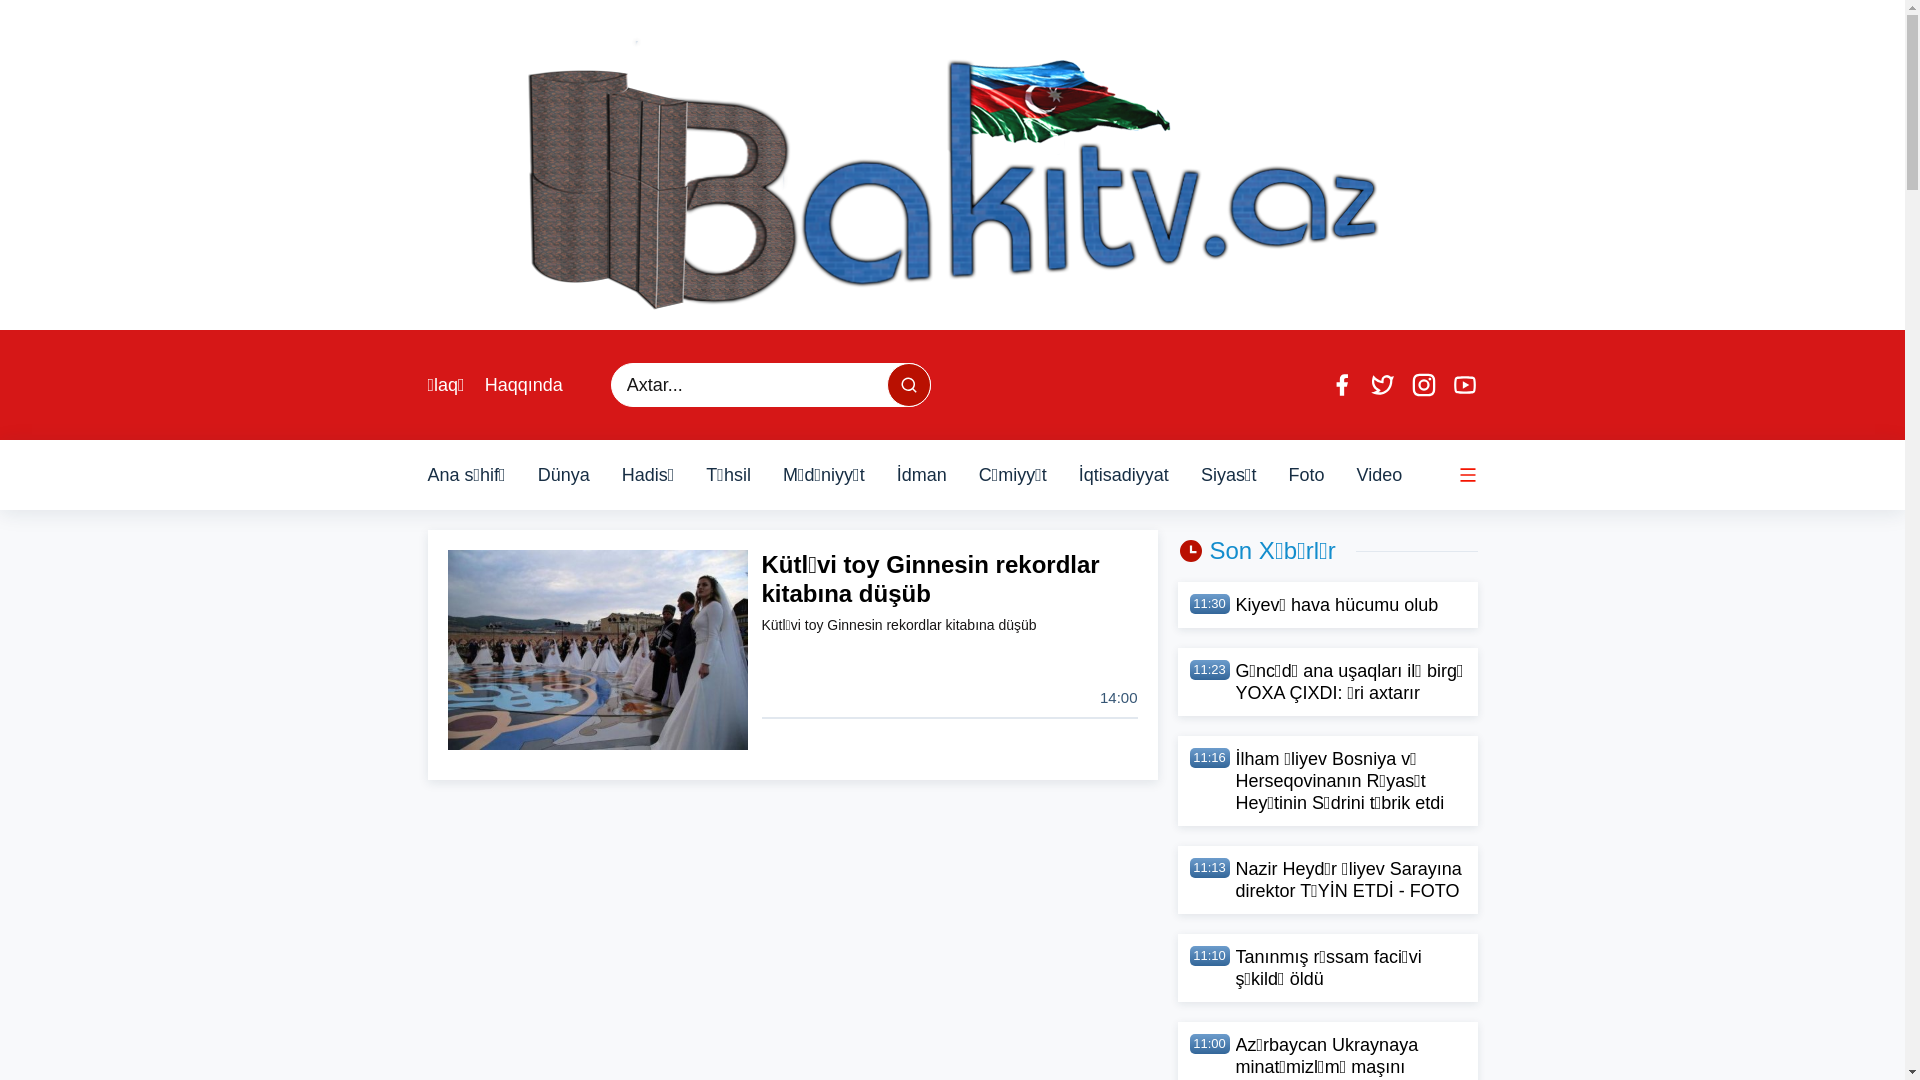  Describe the element at coordinates (1421, 385) in the screenshot. I see `'Instagram'` at that location.